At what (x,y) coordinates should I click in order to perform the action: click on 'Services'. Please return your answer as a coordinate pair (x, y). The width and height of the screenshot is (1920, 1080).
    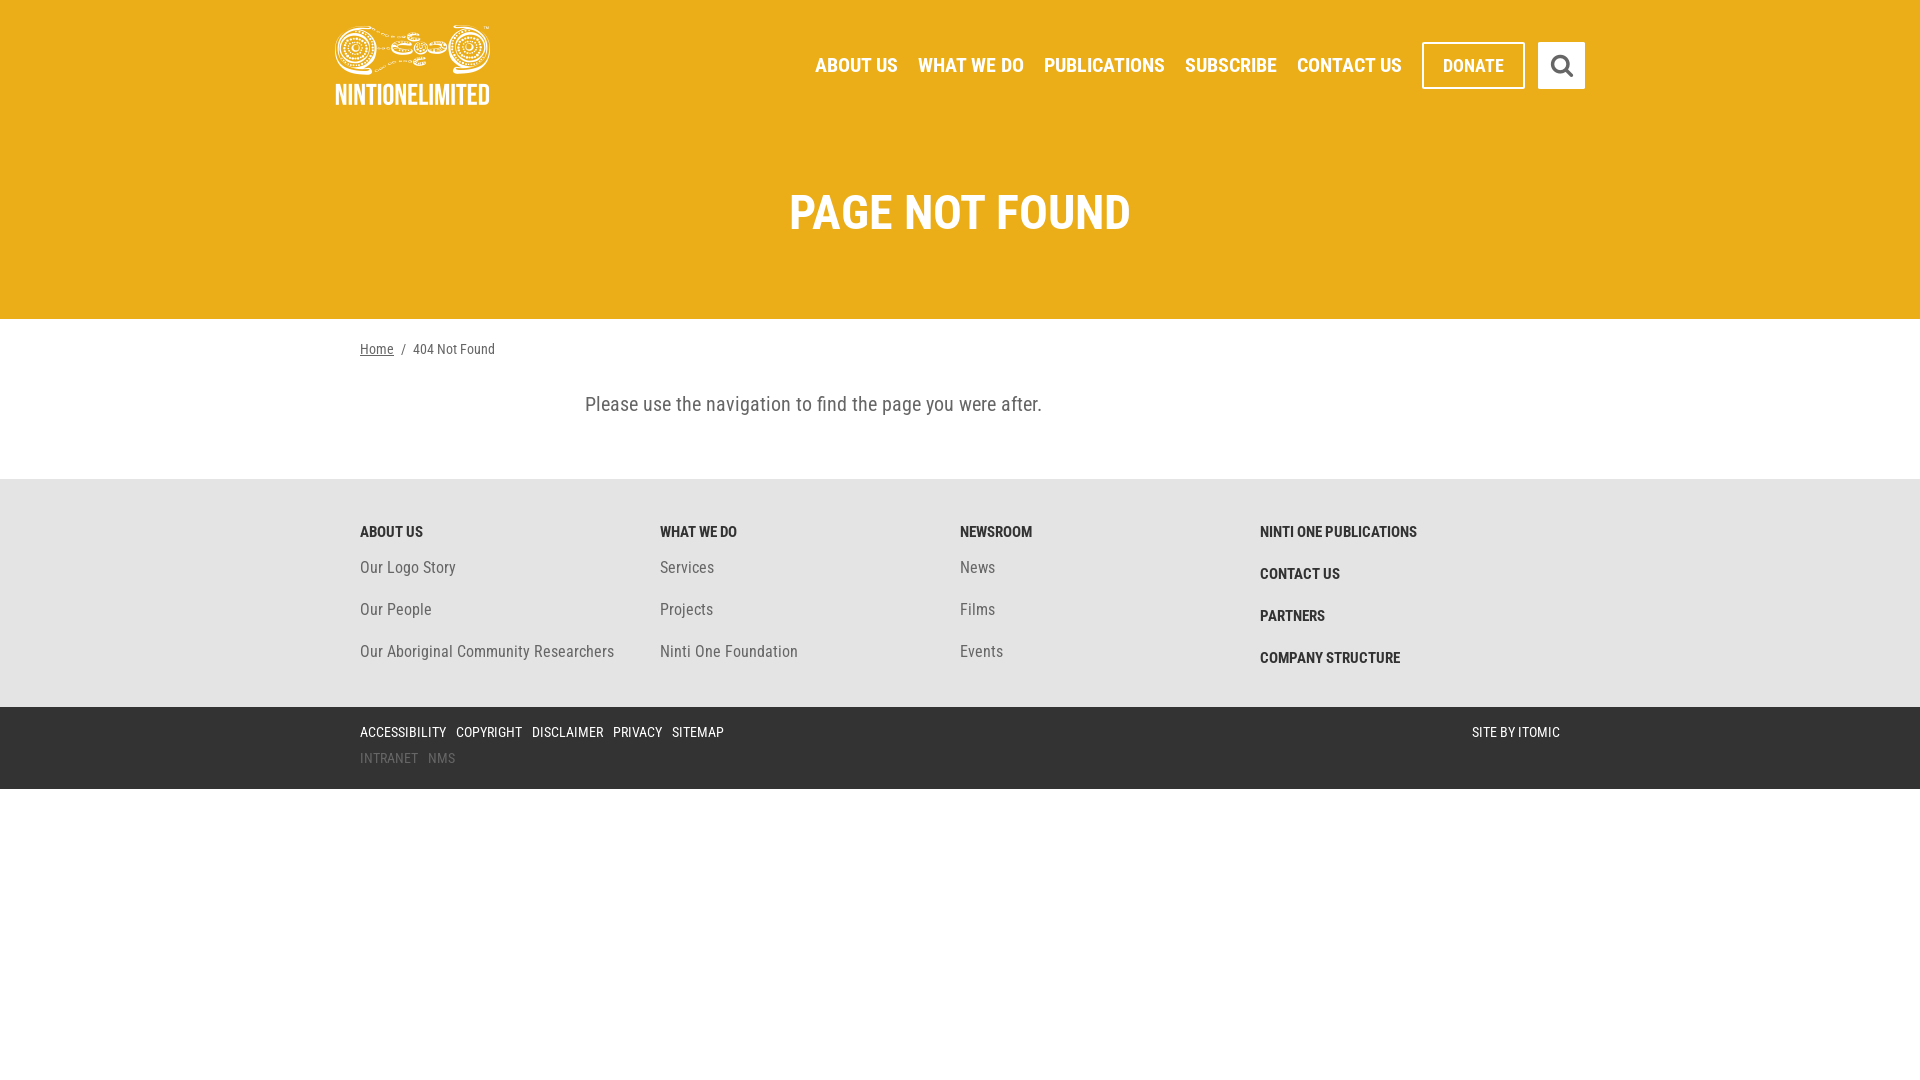
    Looking at the image, I should click on (686, 567).